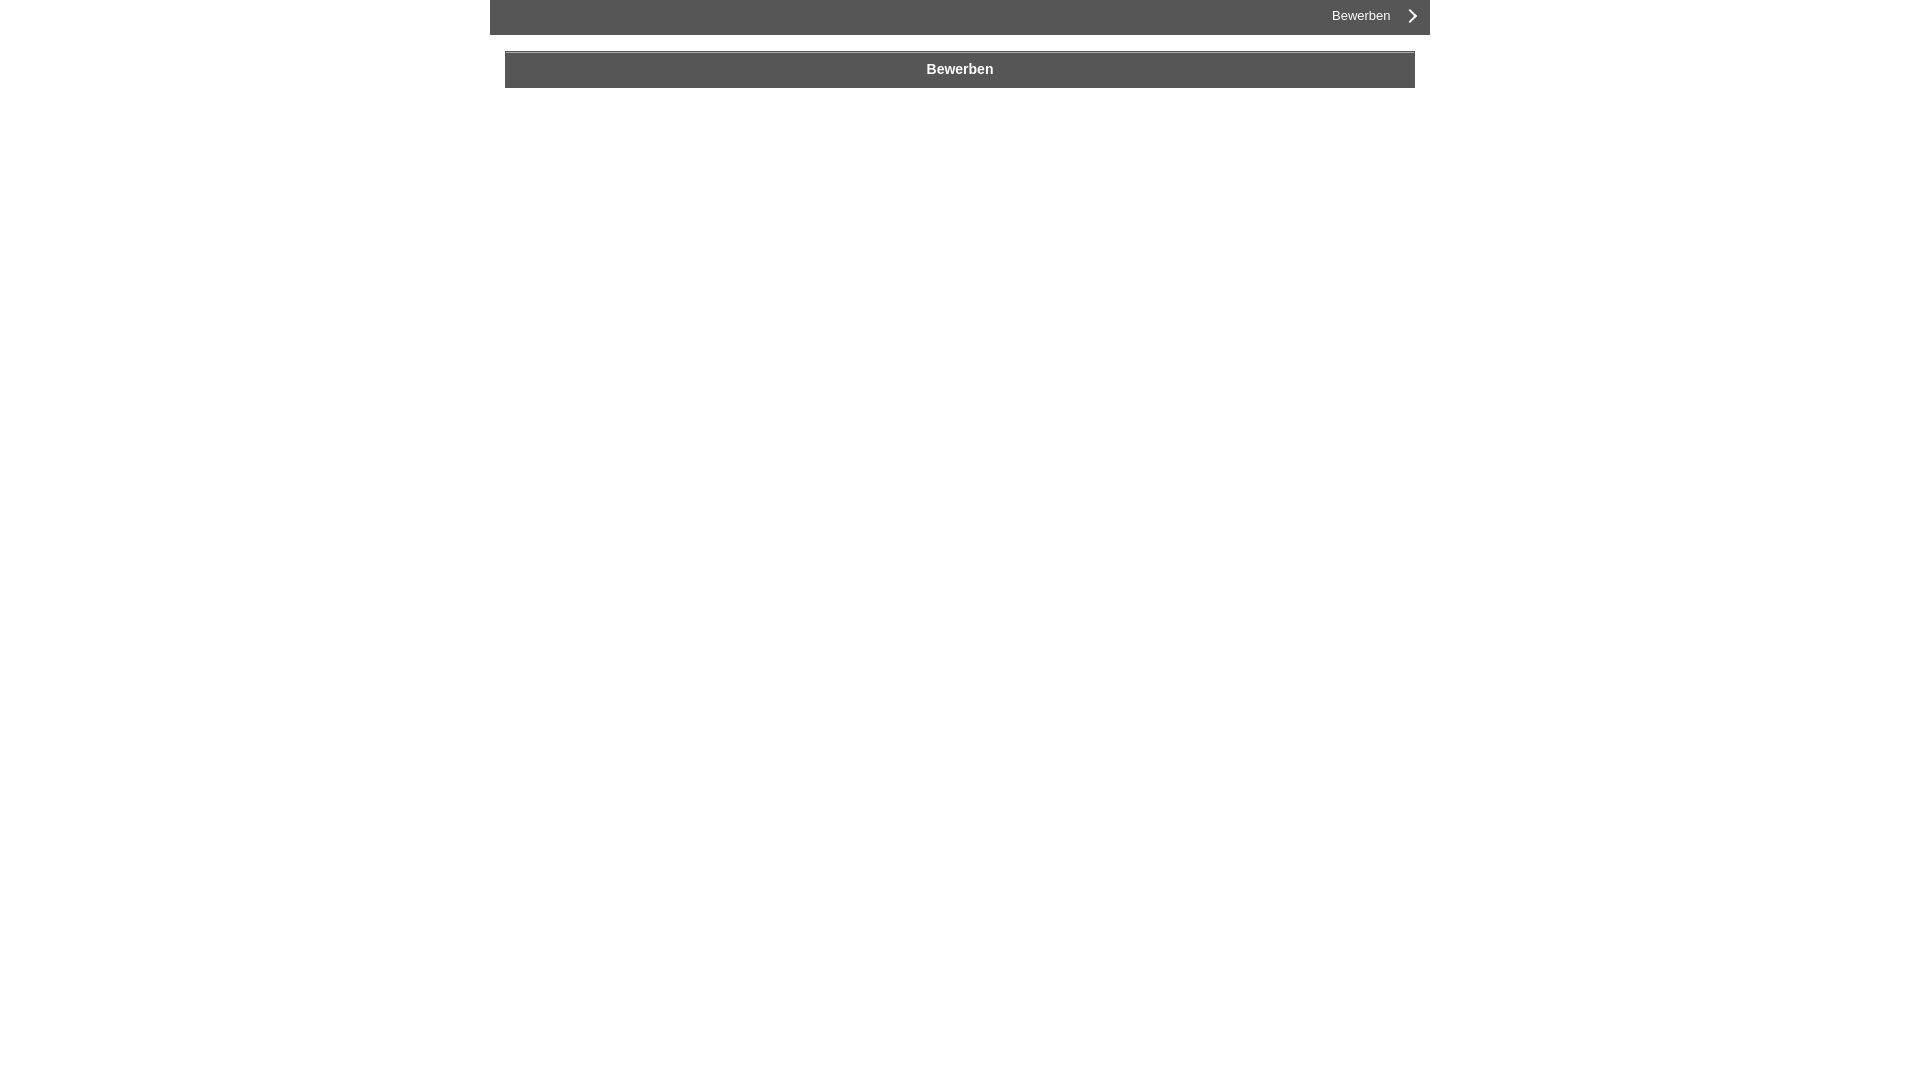 This screenshot has height=1080, width=1920. Describe the element at coordinates (960, 68) in the screenshot. I see `'Bewerben'` at that location.